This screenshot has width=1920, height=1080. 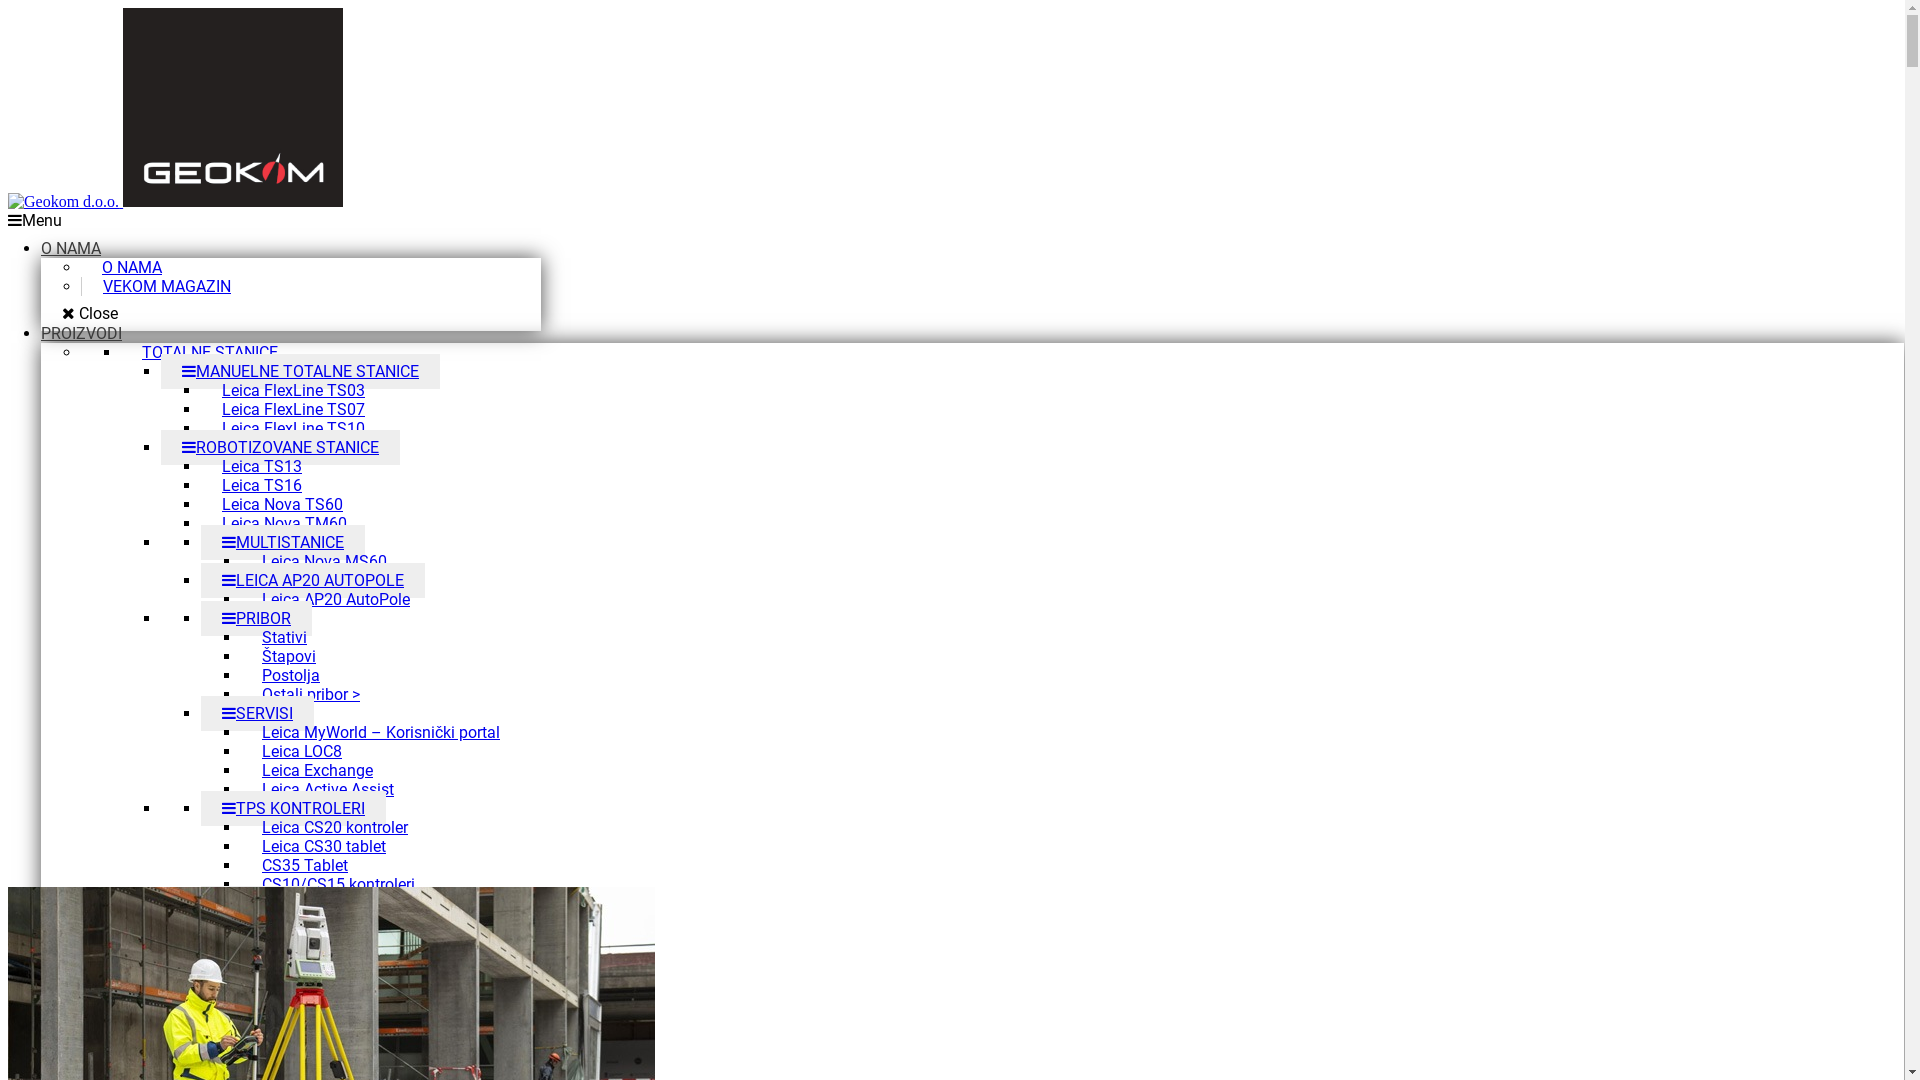 What do you see at coordinates (261, 485) in the screenshot?
I see `'Leica TS16'` at bounding box center [261, 485].